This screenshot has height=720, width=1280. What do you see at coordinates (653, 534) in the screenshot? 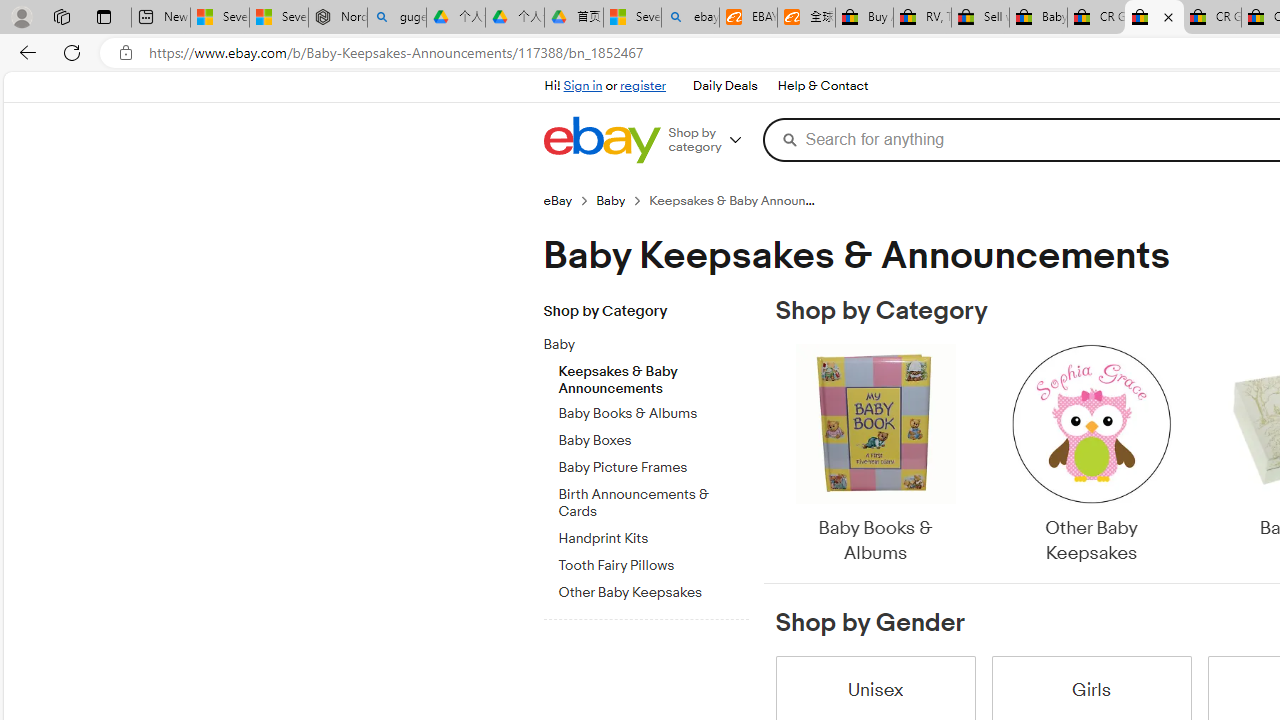
I see `'Handprint Kits'` at bounding box center [653, 534].